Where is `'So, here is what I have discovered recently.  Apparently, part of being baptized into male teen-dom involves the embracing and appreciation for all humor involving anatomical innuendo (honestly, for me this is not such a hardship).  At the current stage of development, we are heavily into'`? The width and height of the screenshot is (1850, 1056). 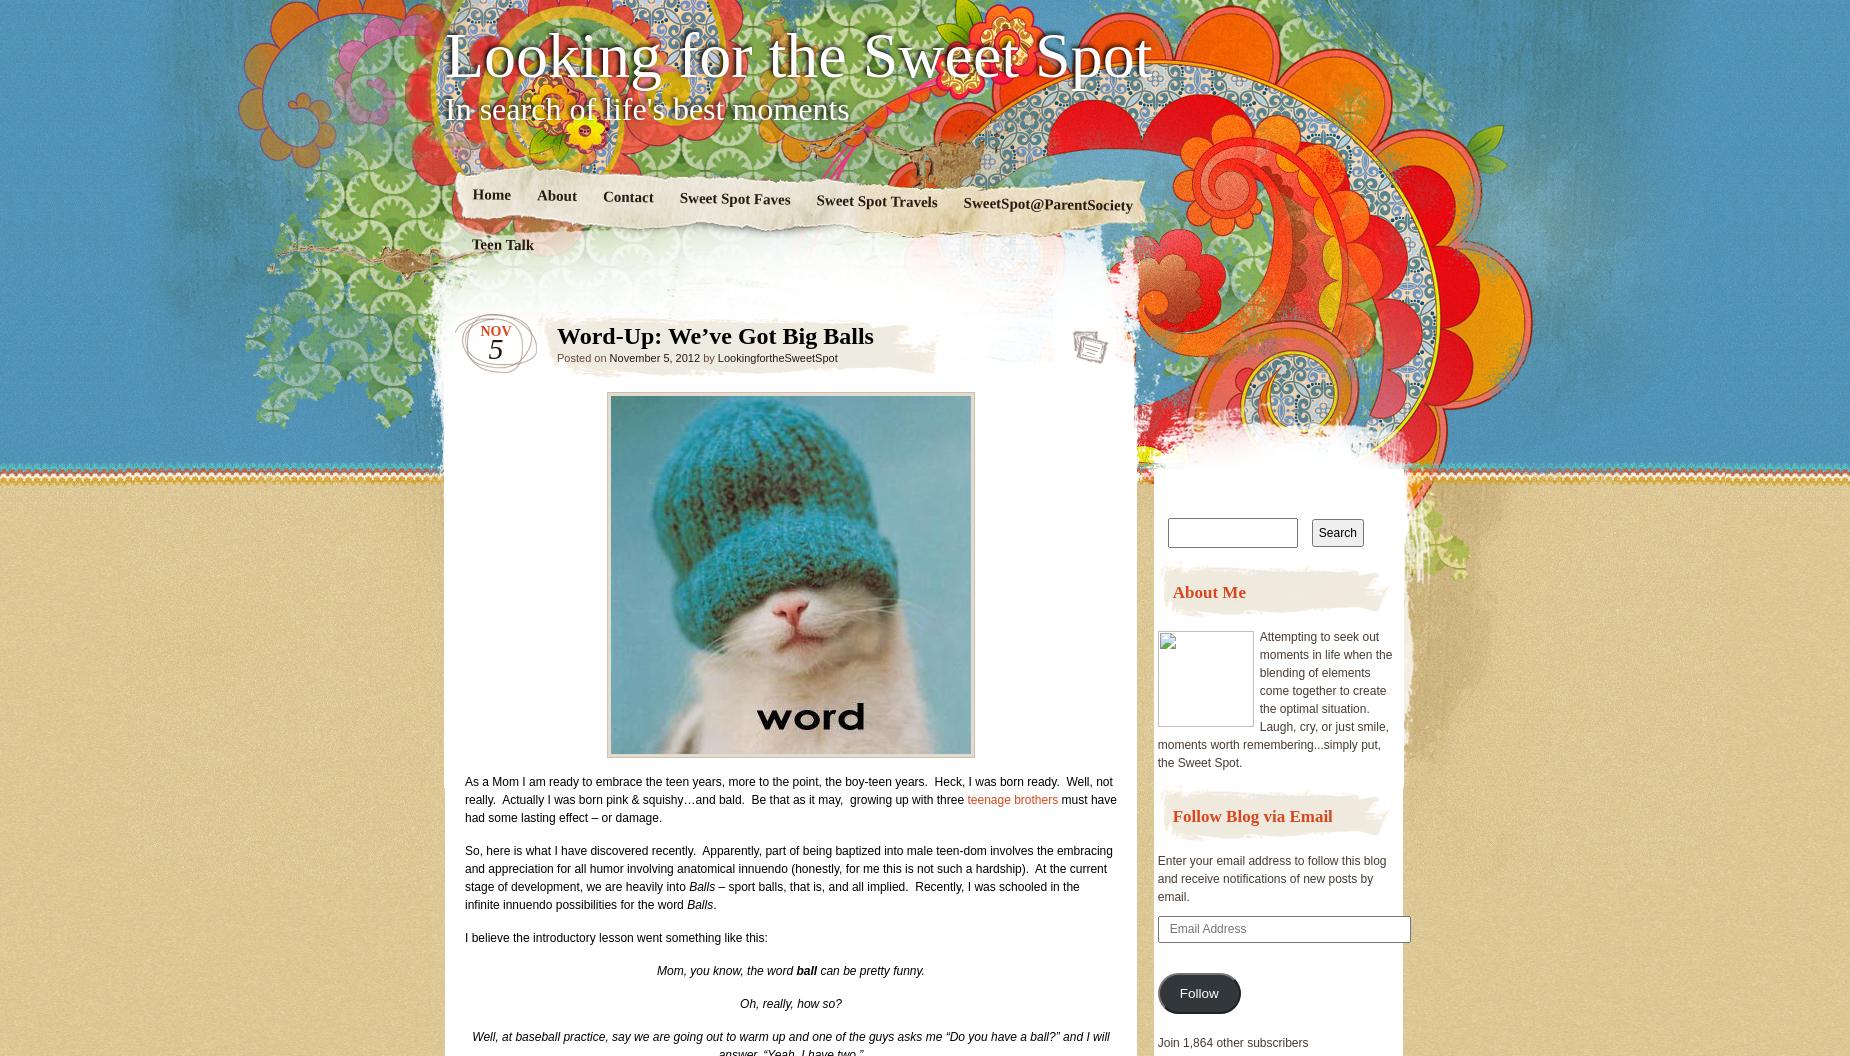 'So, here is what I have discovered recently.  Apparently, part of being baptized into male teen-dom involves the embracing and appreciation for all humor involving anatomical innuendo (honestly, for me this is not such a hardship).  At the current stage of development, we are heavily into' is located at coordinates (465, 867).